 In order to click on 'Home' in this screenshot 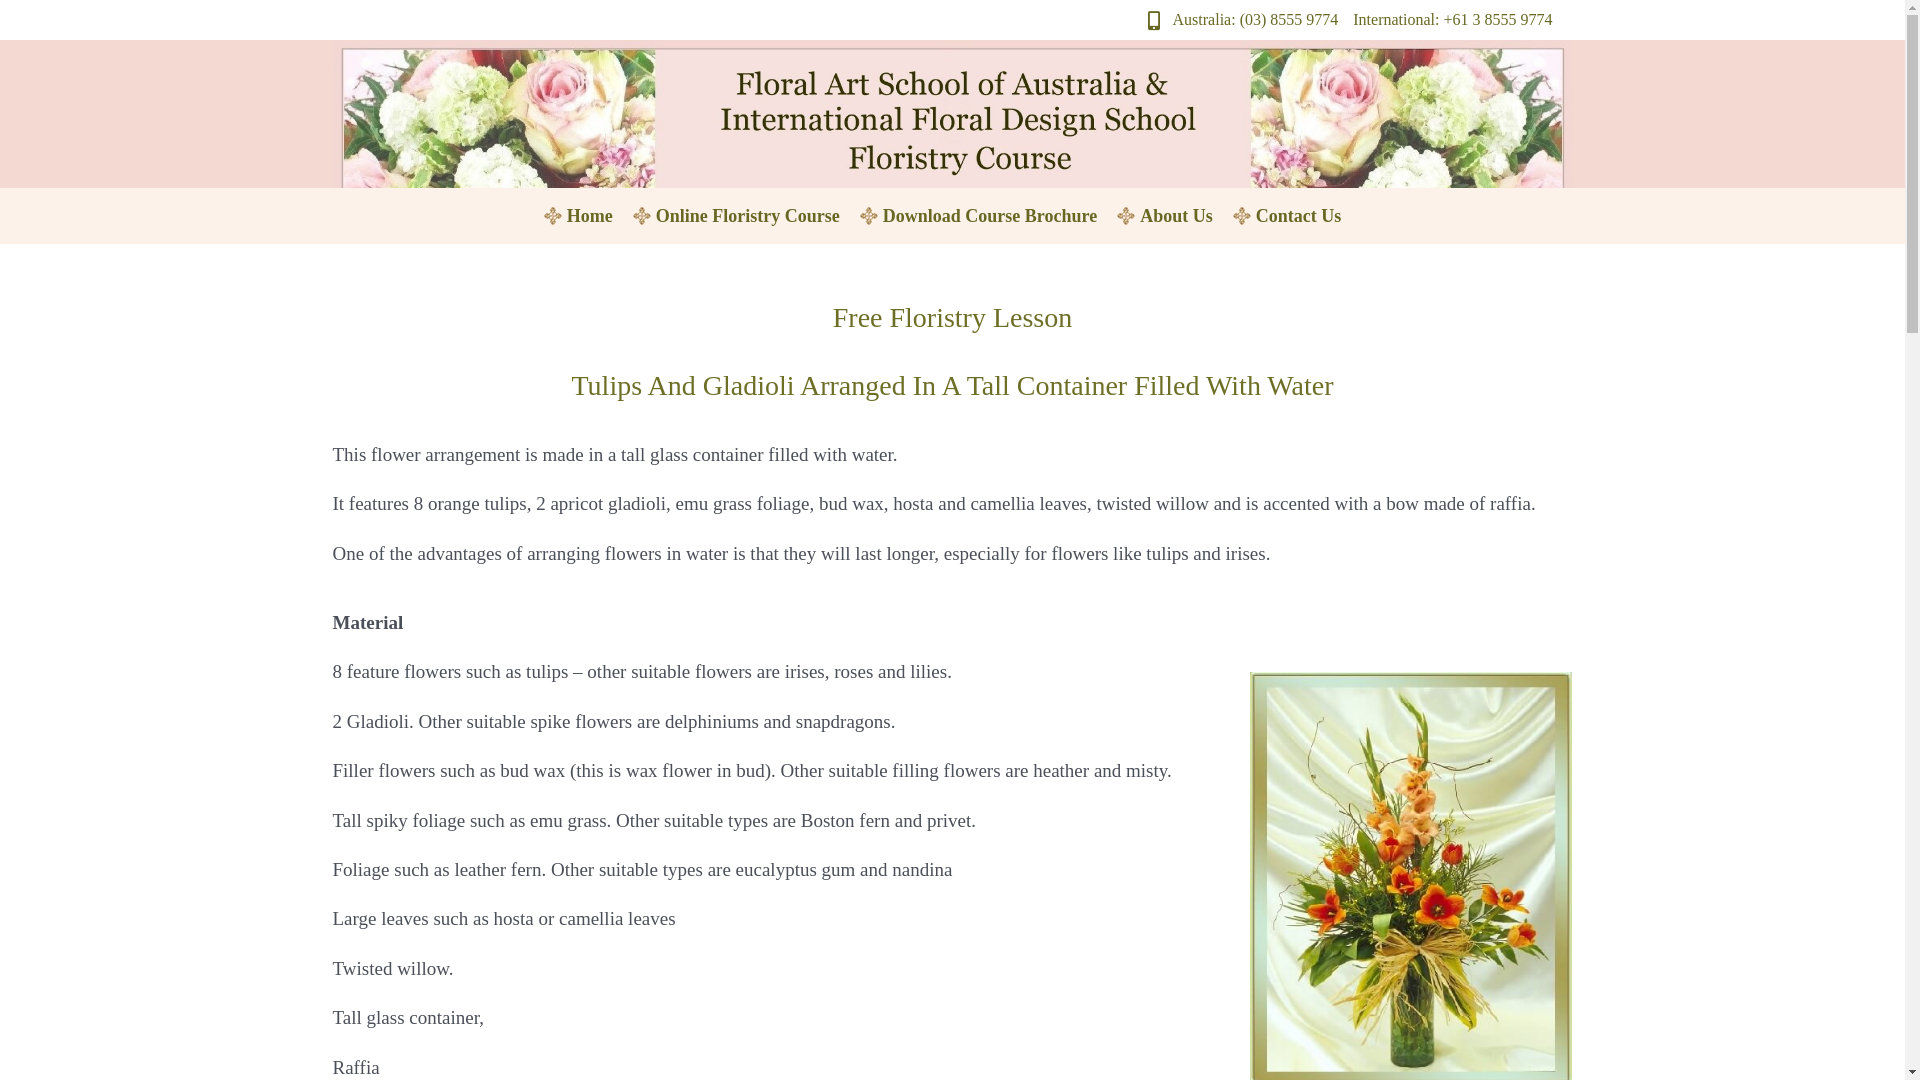, I will do `click(589, 216)`.